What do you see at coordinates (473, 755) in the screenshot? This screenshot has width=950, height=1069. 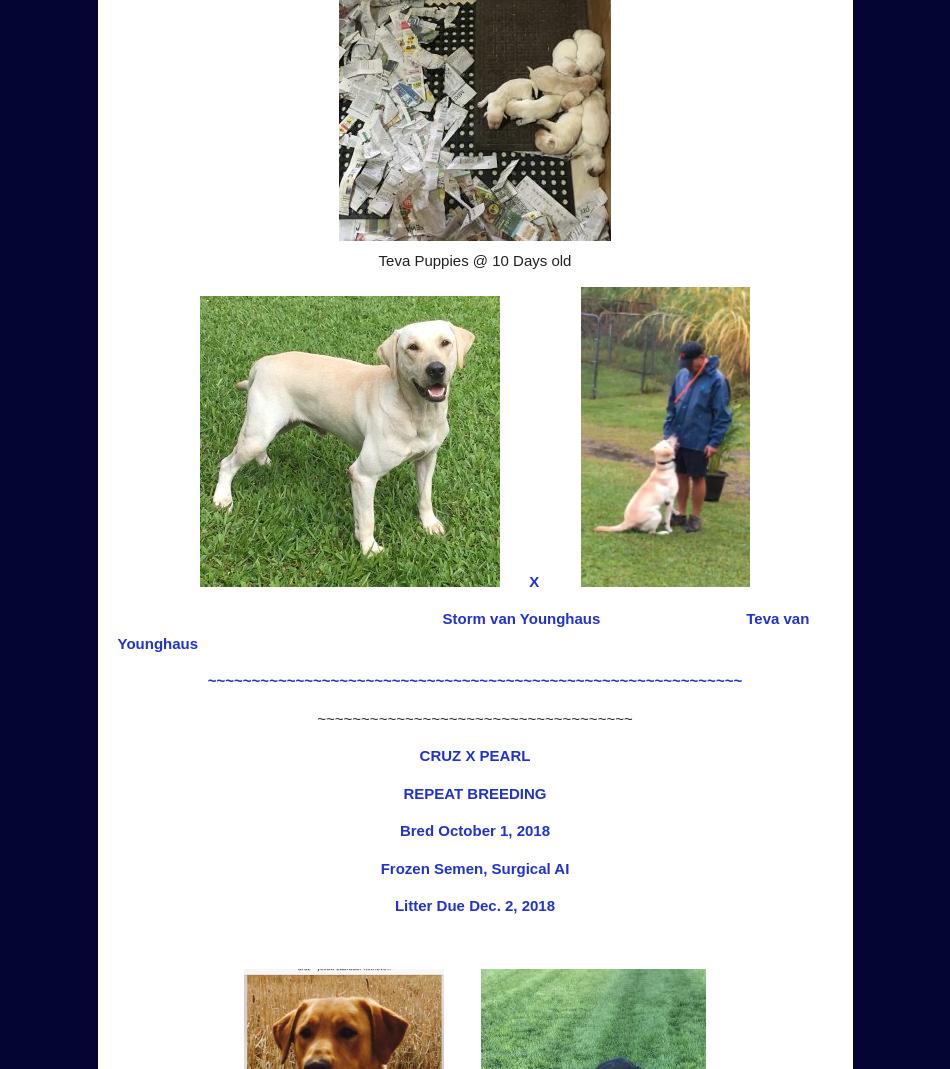 I see `'CRUZ X PEARL'` at bounding box center [473, 755].